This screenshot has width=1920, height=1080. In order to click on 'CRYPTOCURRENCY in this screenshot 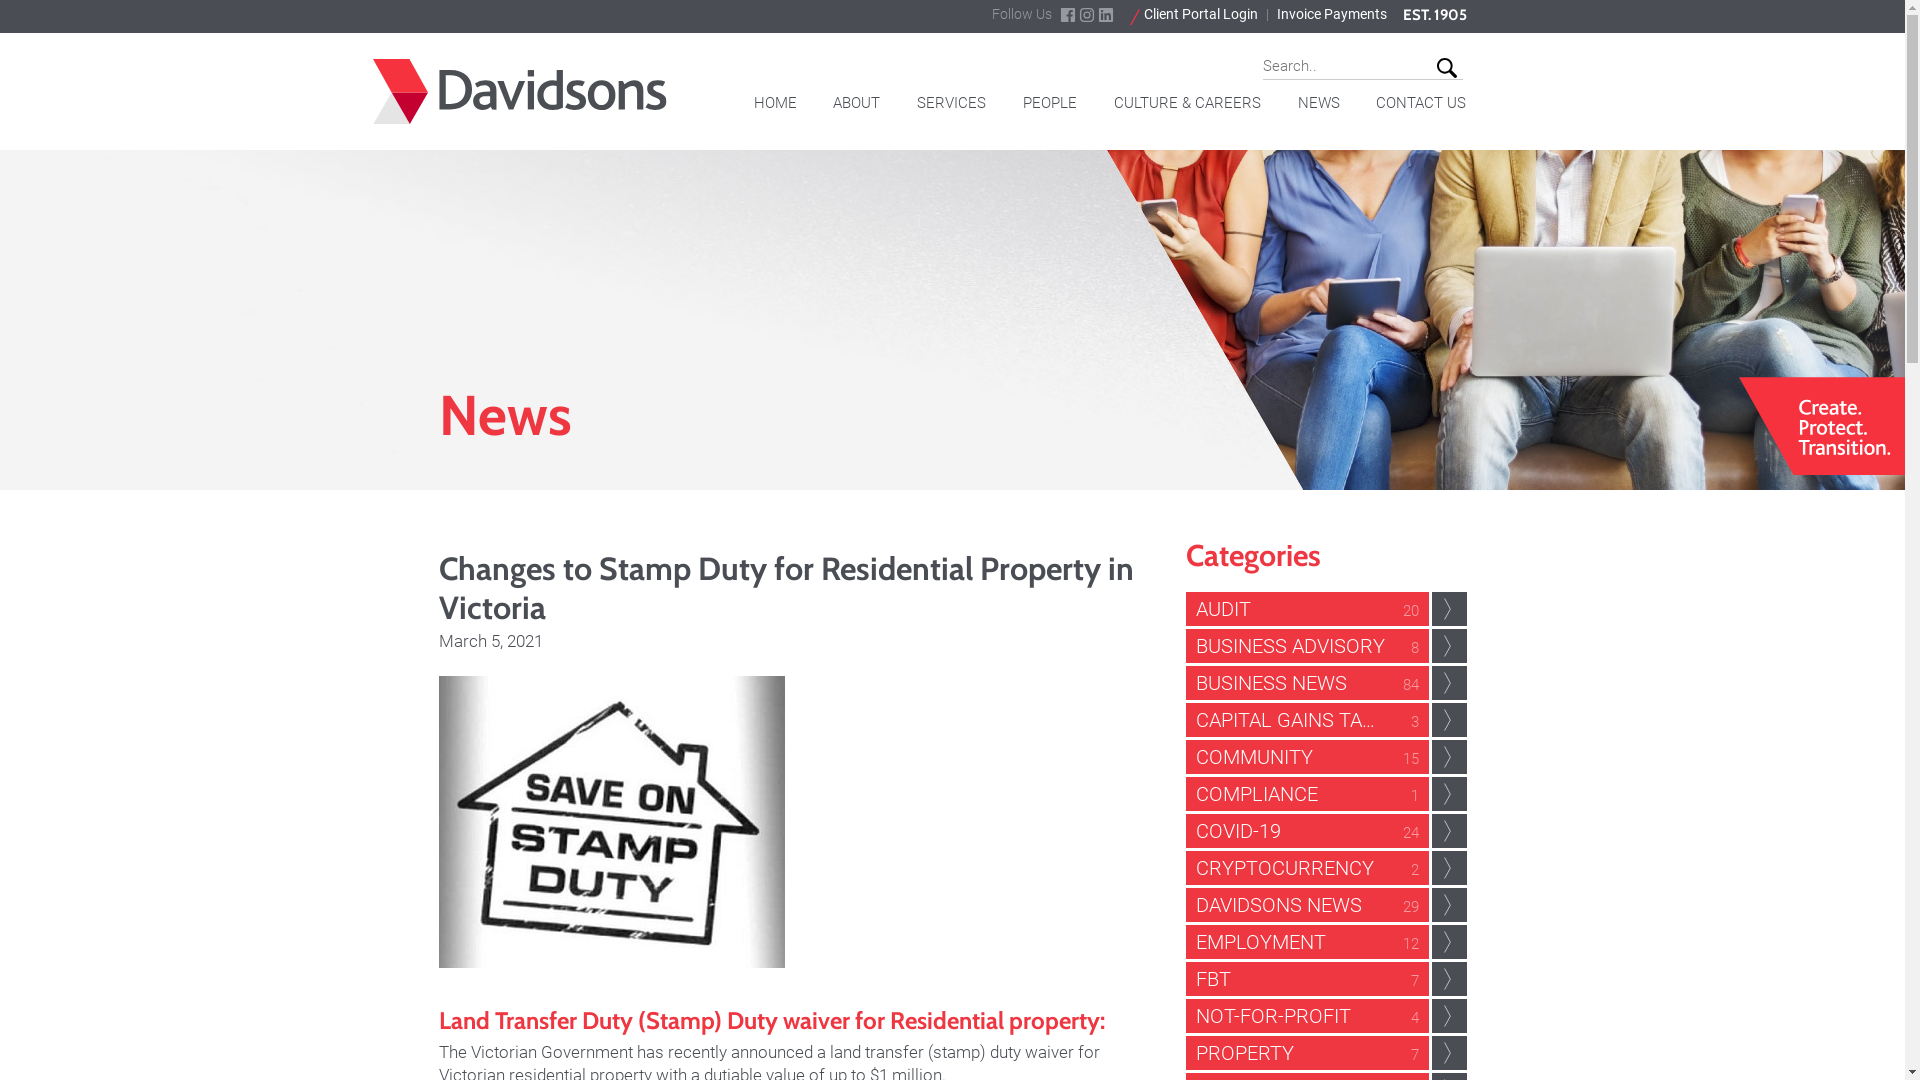, I will do `click(1325, 866)`.